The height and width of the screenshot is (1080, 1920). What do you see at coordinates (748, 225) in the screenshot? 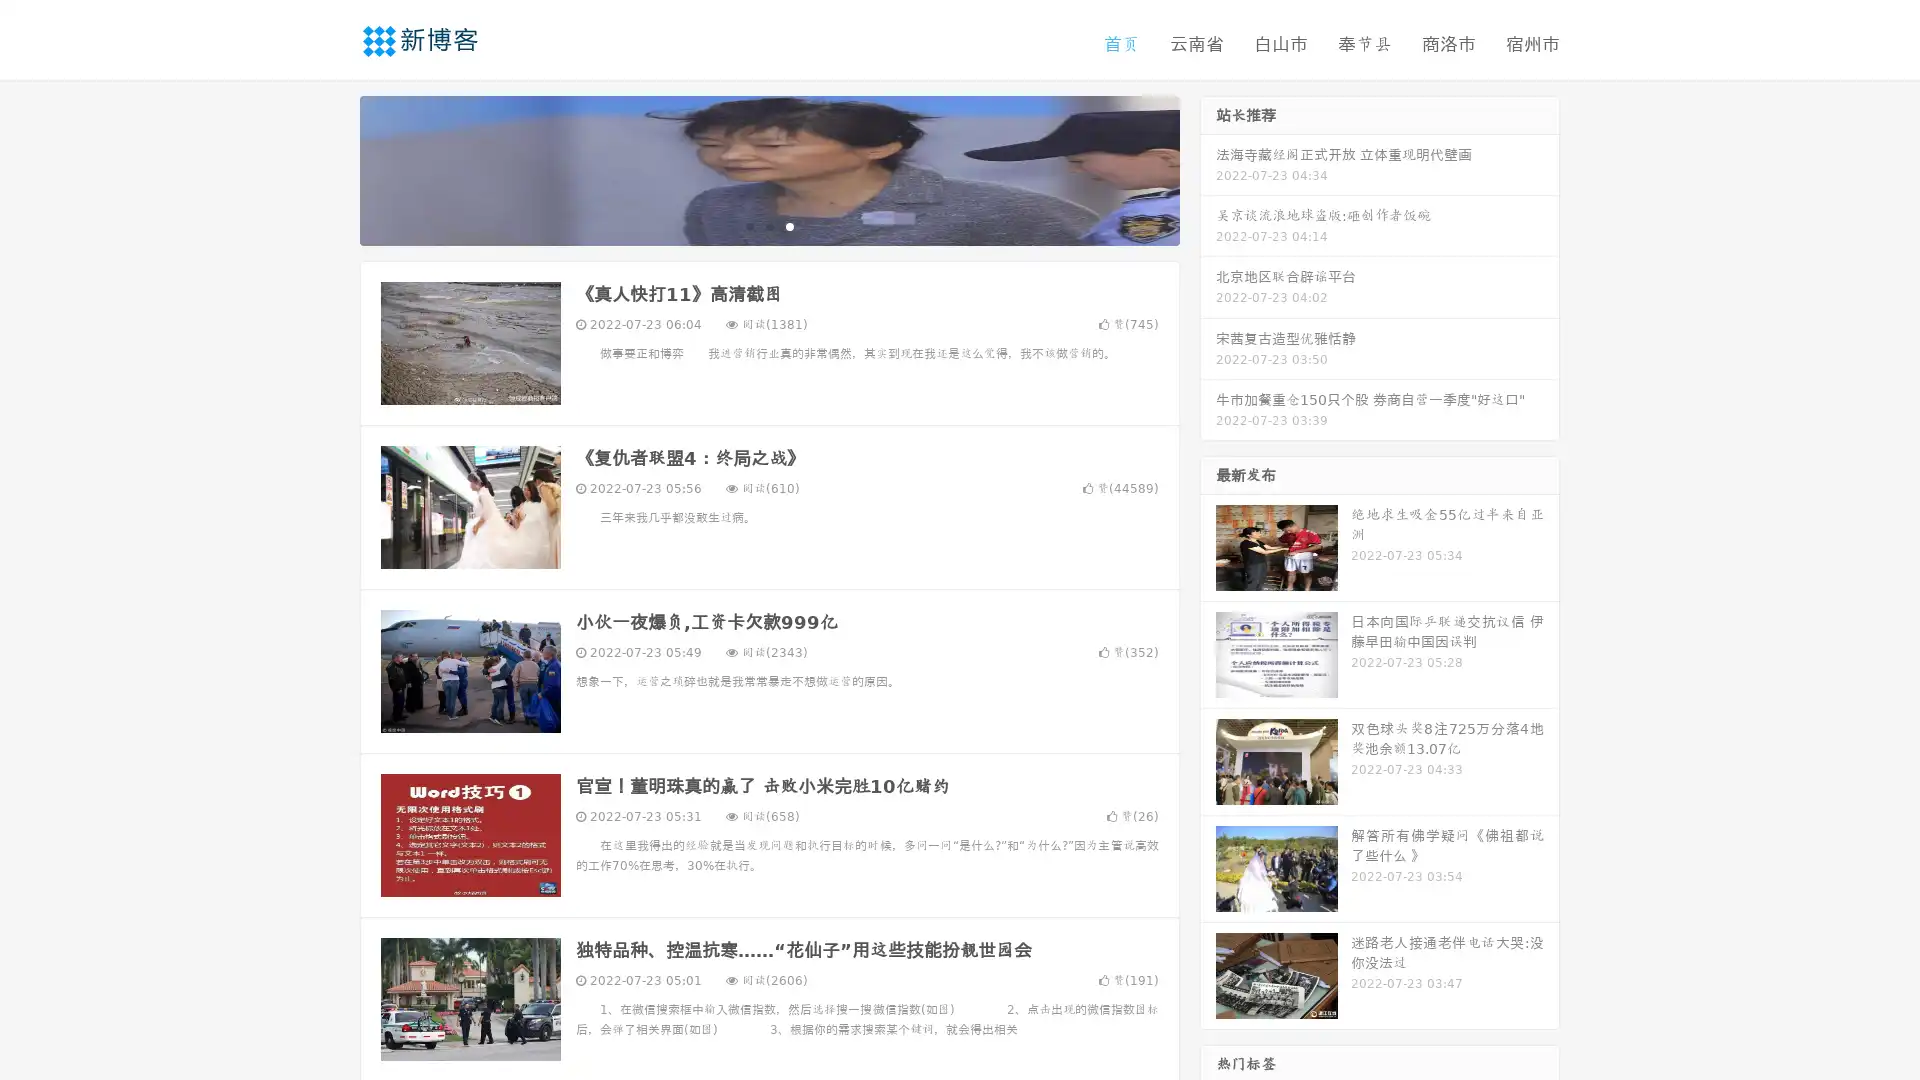
I see `Go to slide 1` at bounding box center [748, 225].